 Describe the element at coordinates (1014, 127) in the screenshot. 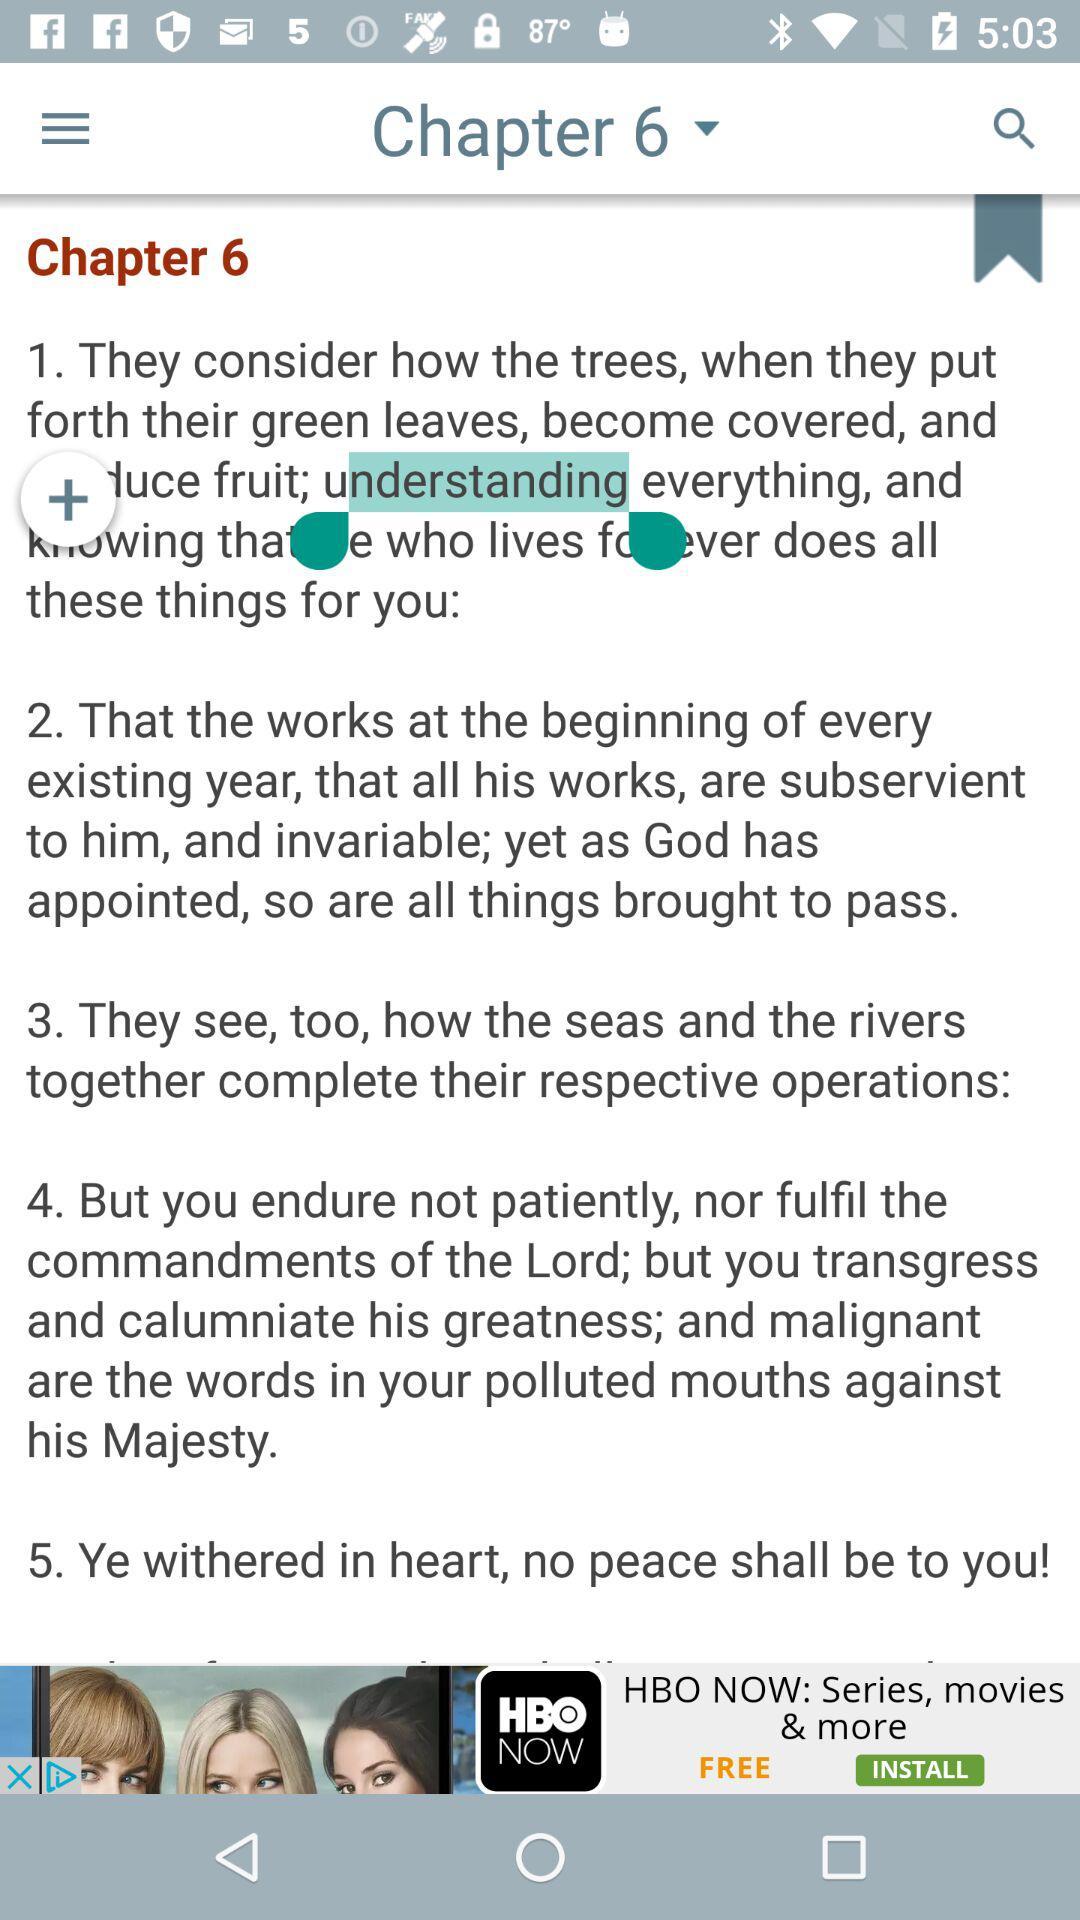

I see `the search icon` at that location.